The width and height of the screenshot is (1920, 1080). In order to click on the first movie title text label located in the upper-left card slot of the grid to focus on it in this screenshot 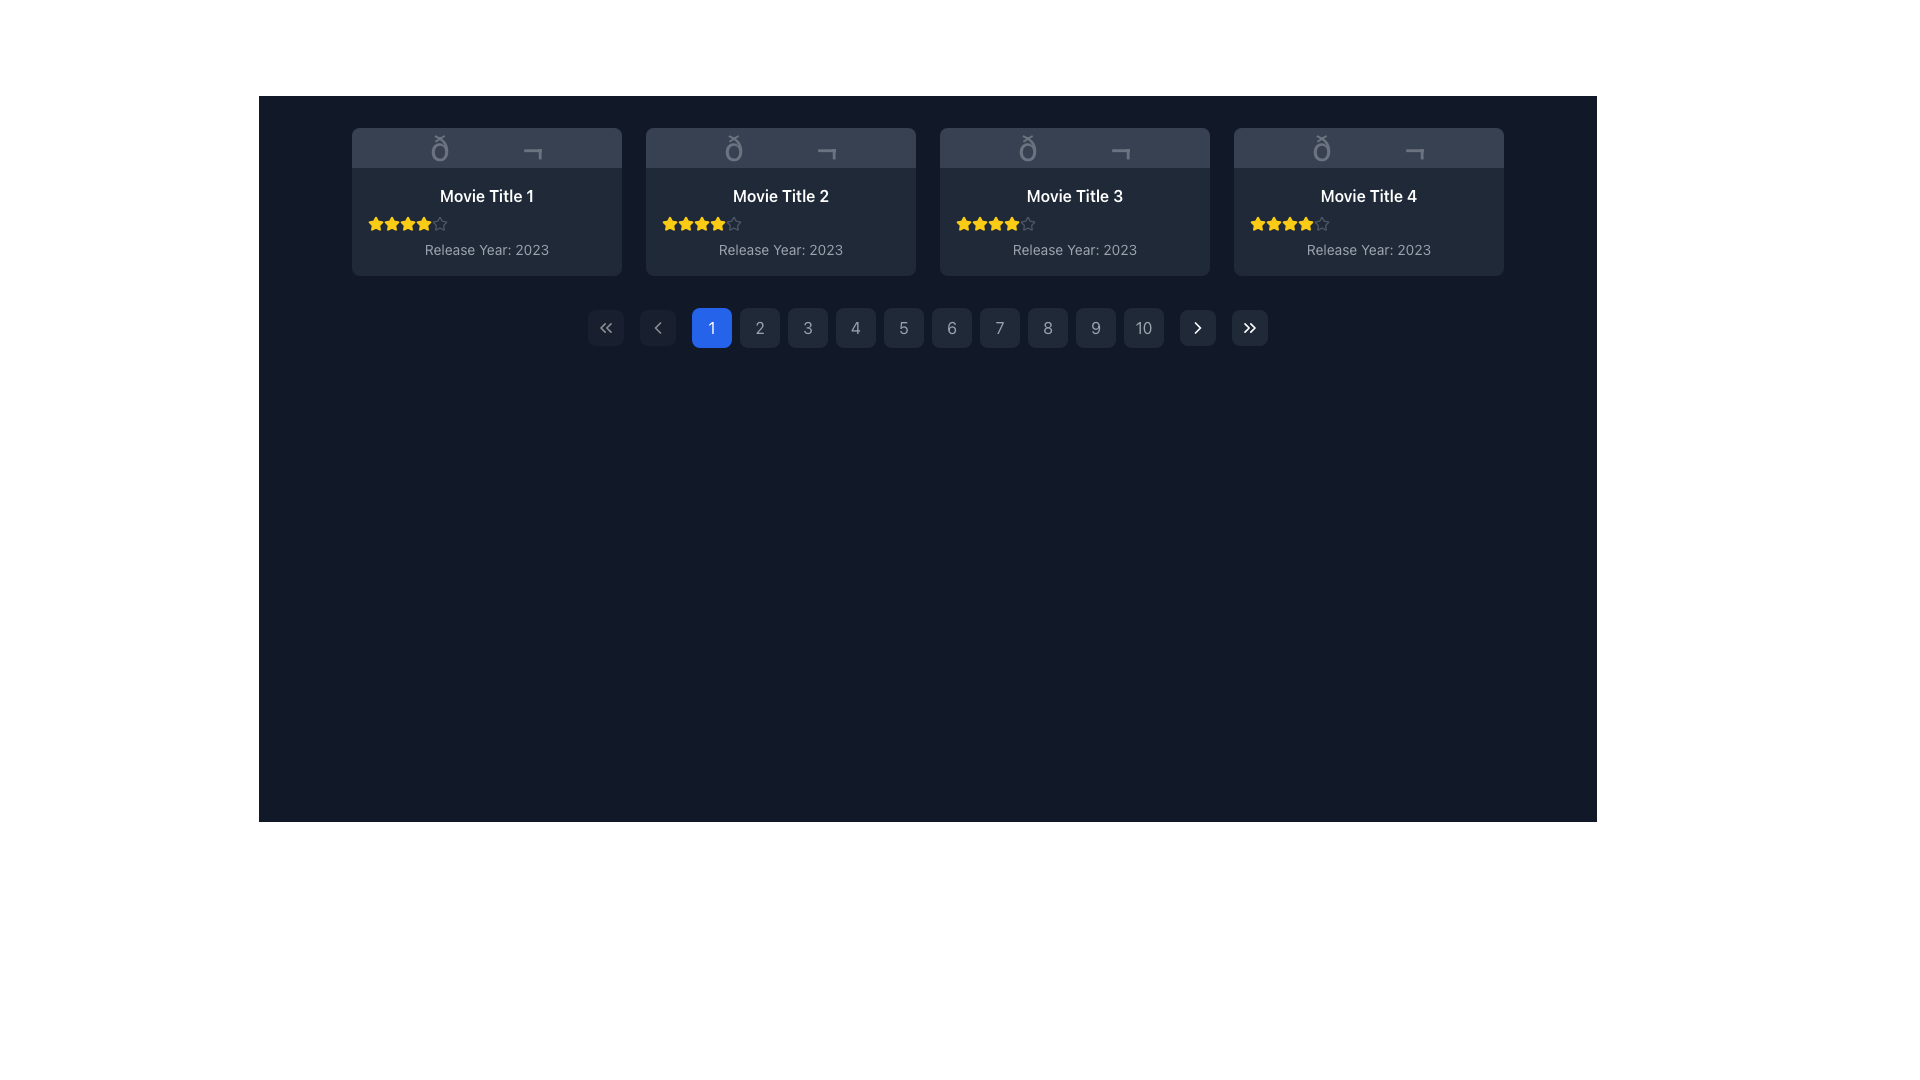, I will do `click(486, 196)`.